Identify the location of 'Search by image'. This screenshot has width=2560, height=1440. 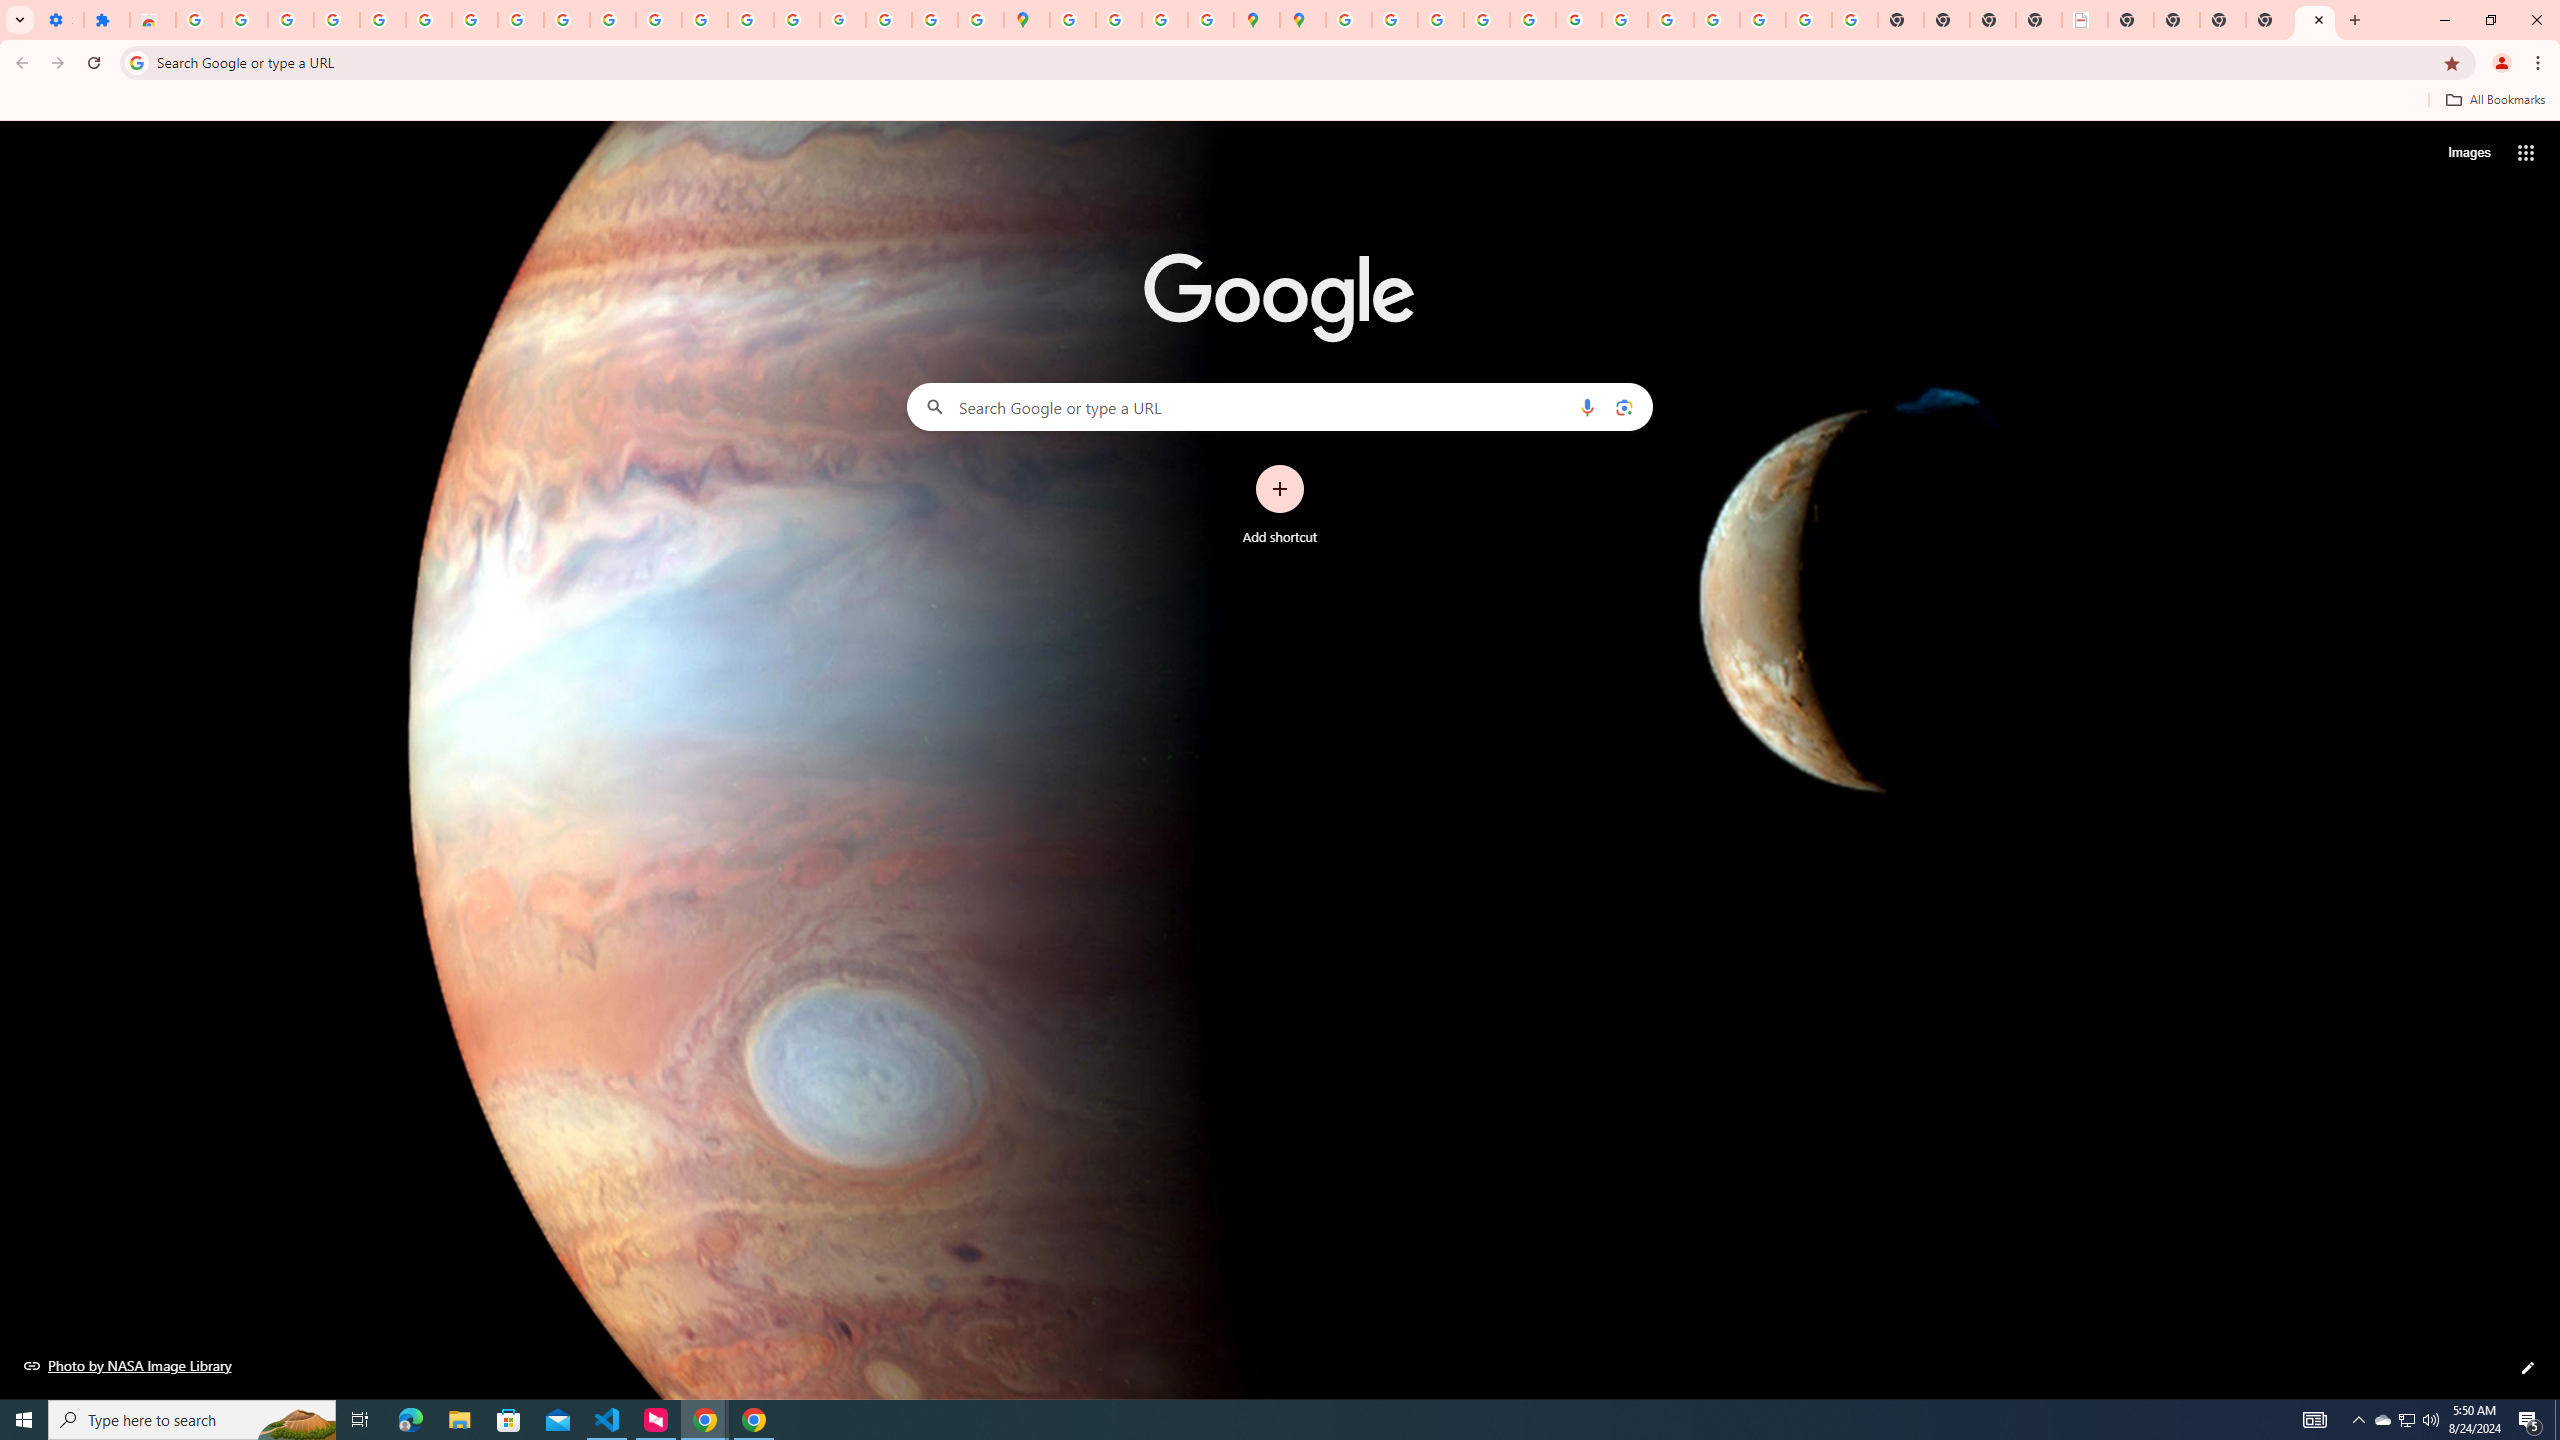
(1622, 405).